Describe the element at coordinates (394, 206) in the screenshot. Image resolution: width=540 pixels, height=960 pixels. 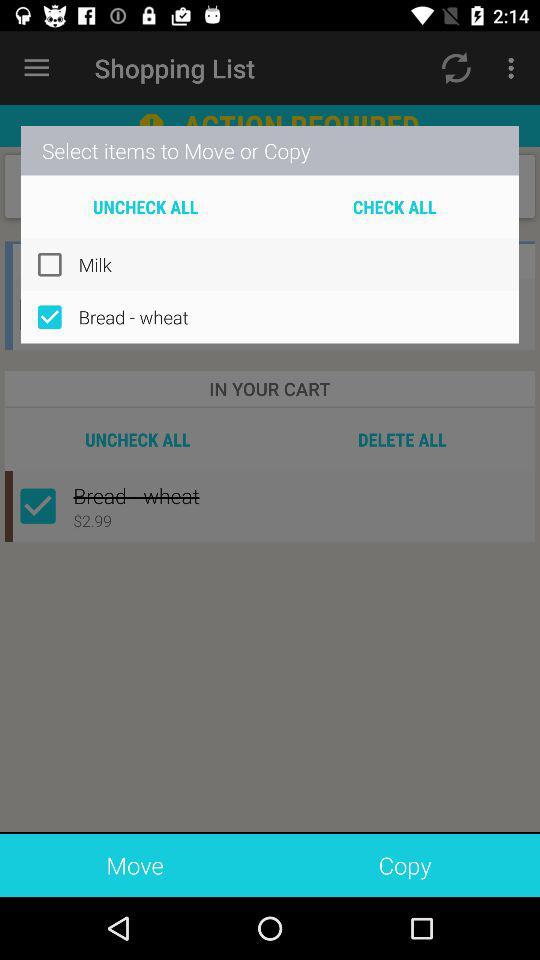
I see `check all` at that location.